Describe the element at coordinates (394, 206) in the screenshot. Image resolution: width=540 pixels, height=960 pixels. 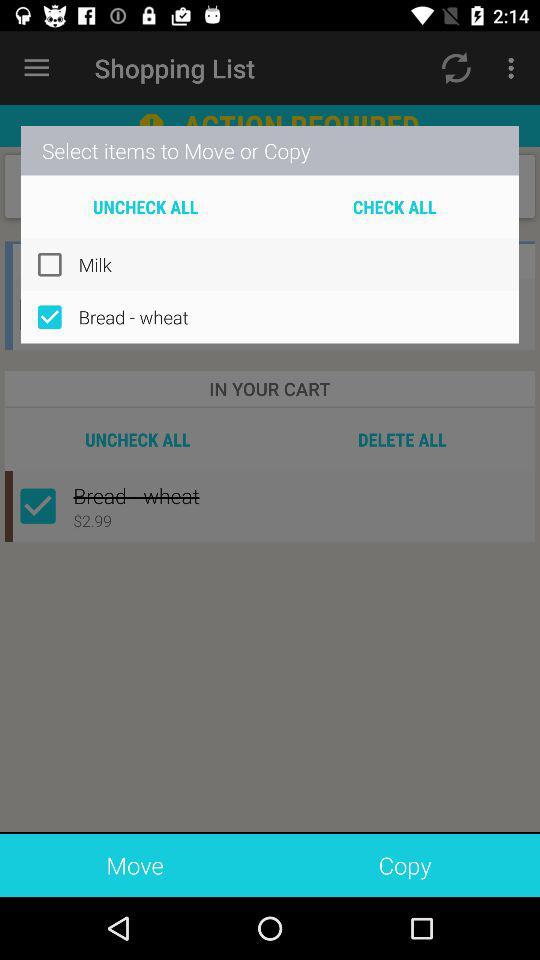
I see `check all` at that location.